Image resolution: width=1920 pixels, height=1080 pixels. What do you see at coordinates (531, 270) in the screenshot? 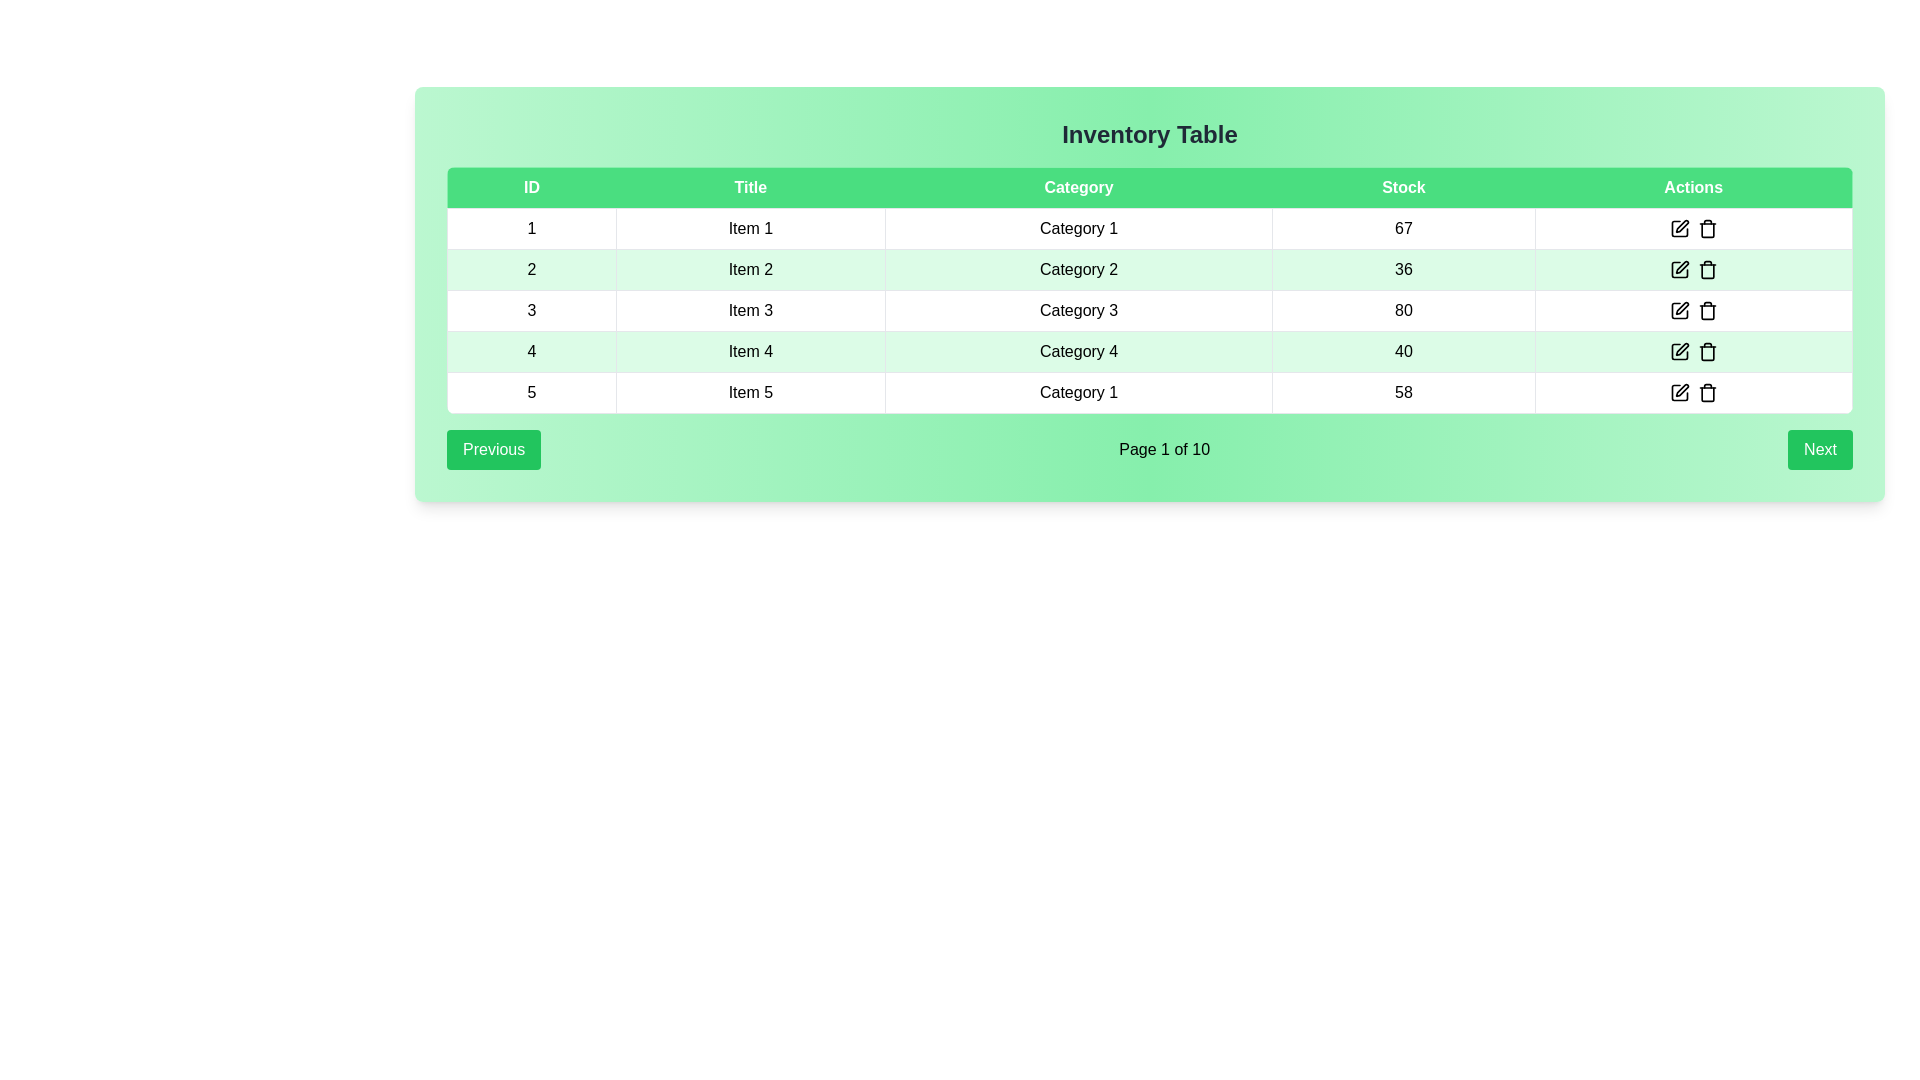
I see `the text label that serves as a unique identifier for the second row of the inventory table, located under the 'ID' header` at bounding box center [531, 270].